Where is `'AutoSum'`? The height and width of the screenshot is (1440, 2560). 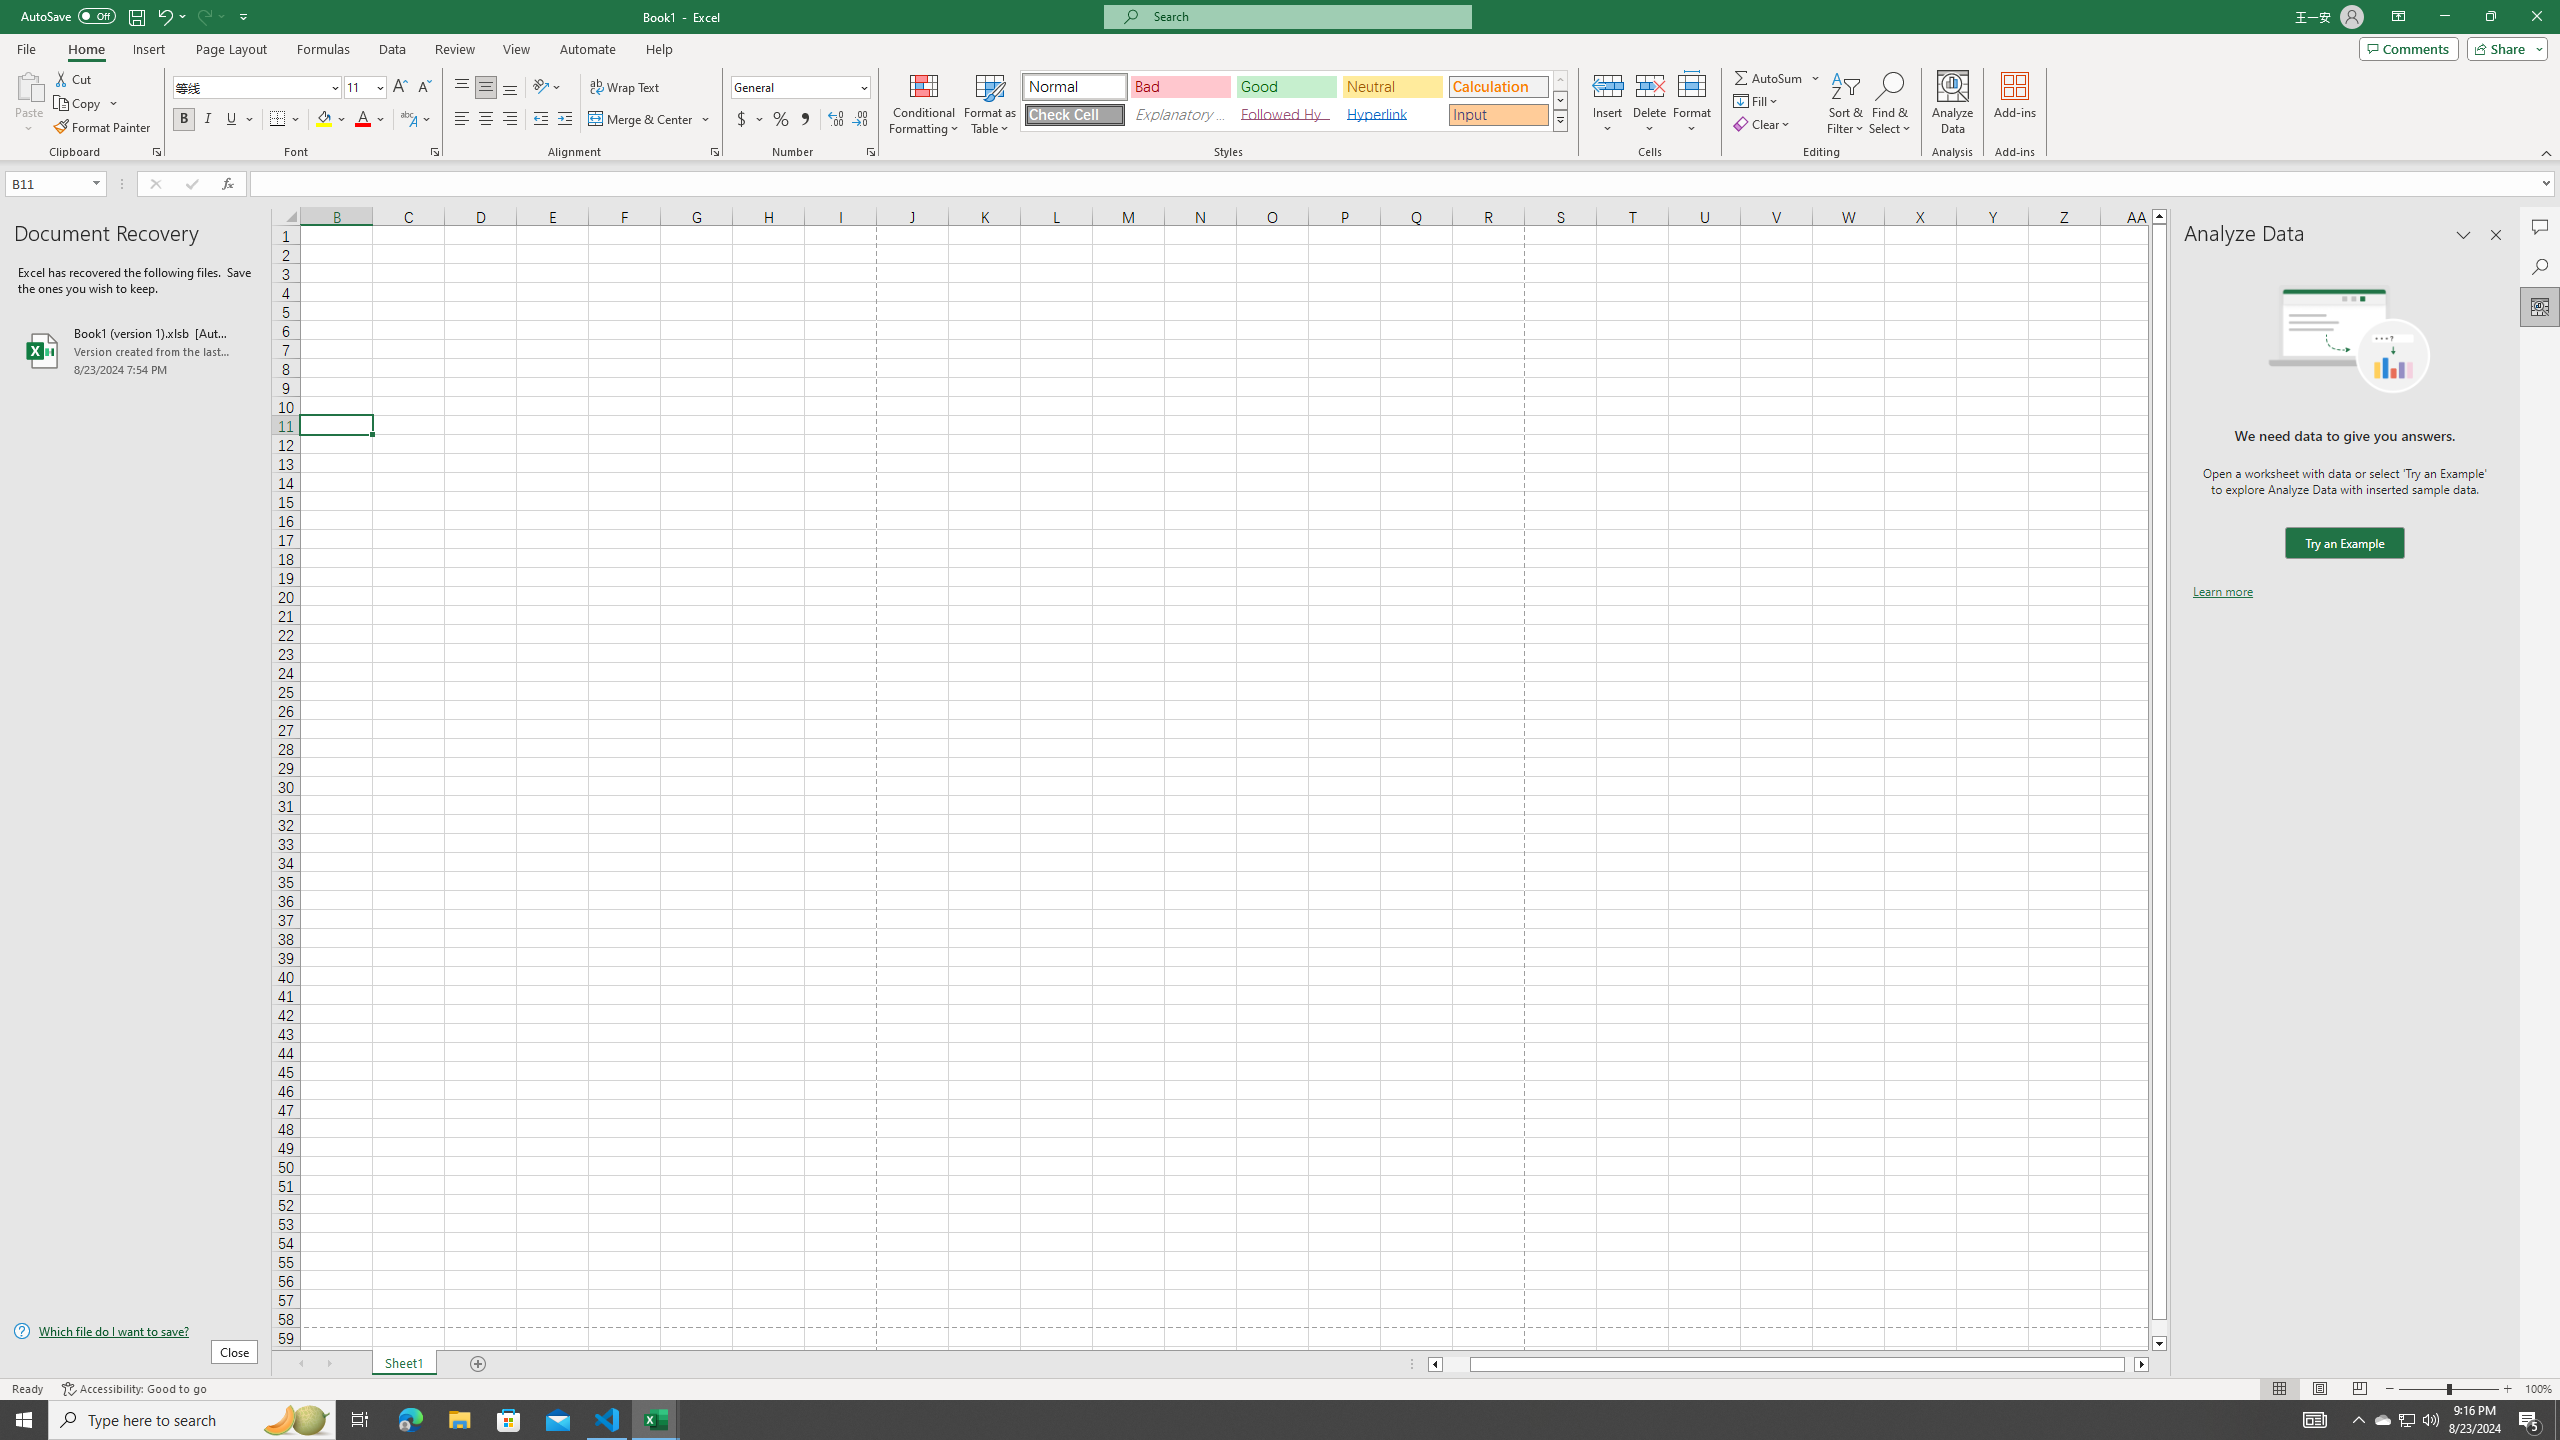 'AutoSum' is located at coordinates (1777, 77).